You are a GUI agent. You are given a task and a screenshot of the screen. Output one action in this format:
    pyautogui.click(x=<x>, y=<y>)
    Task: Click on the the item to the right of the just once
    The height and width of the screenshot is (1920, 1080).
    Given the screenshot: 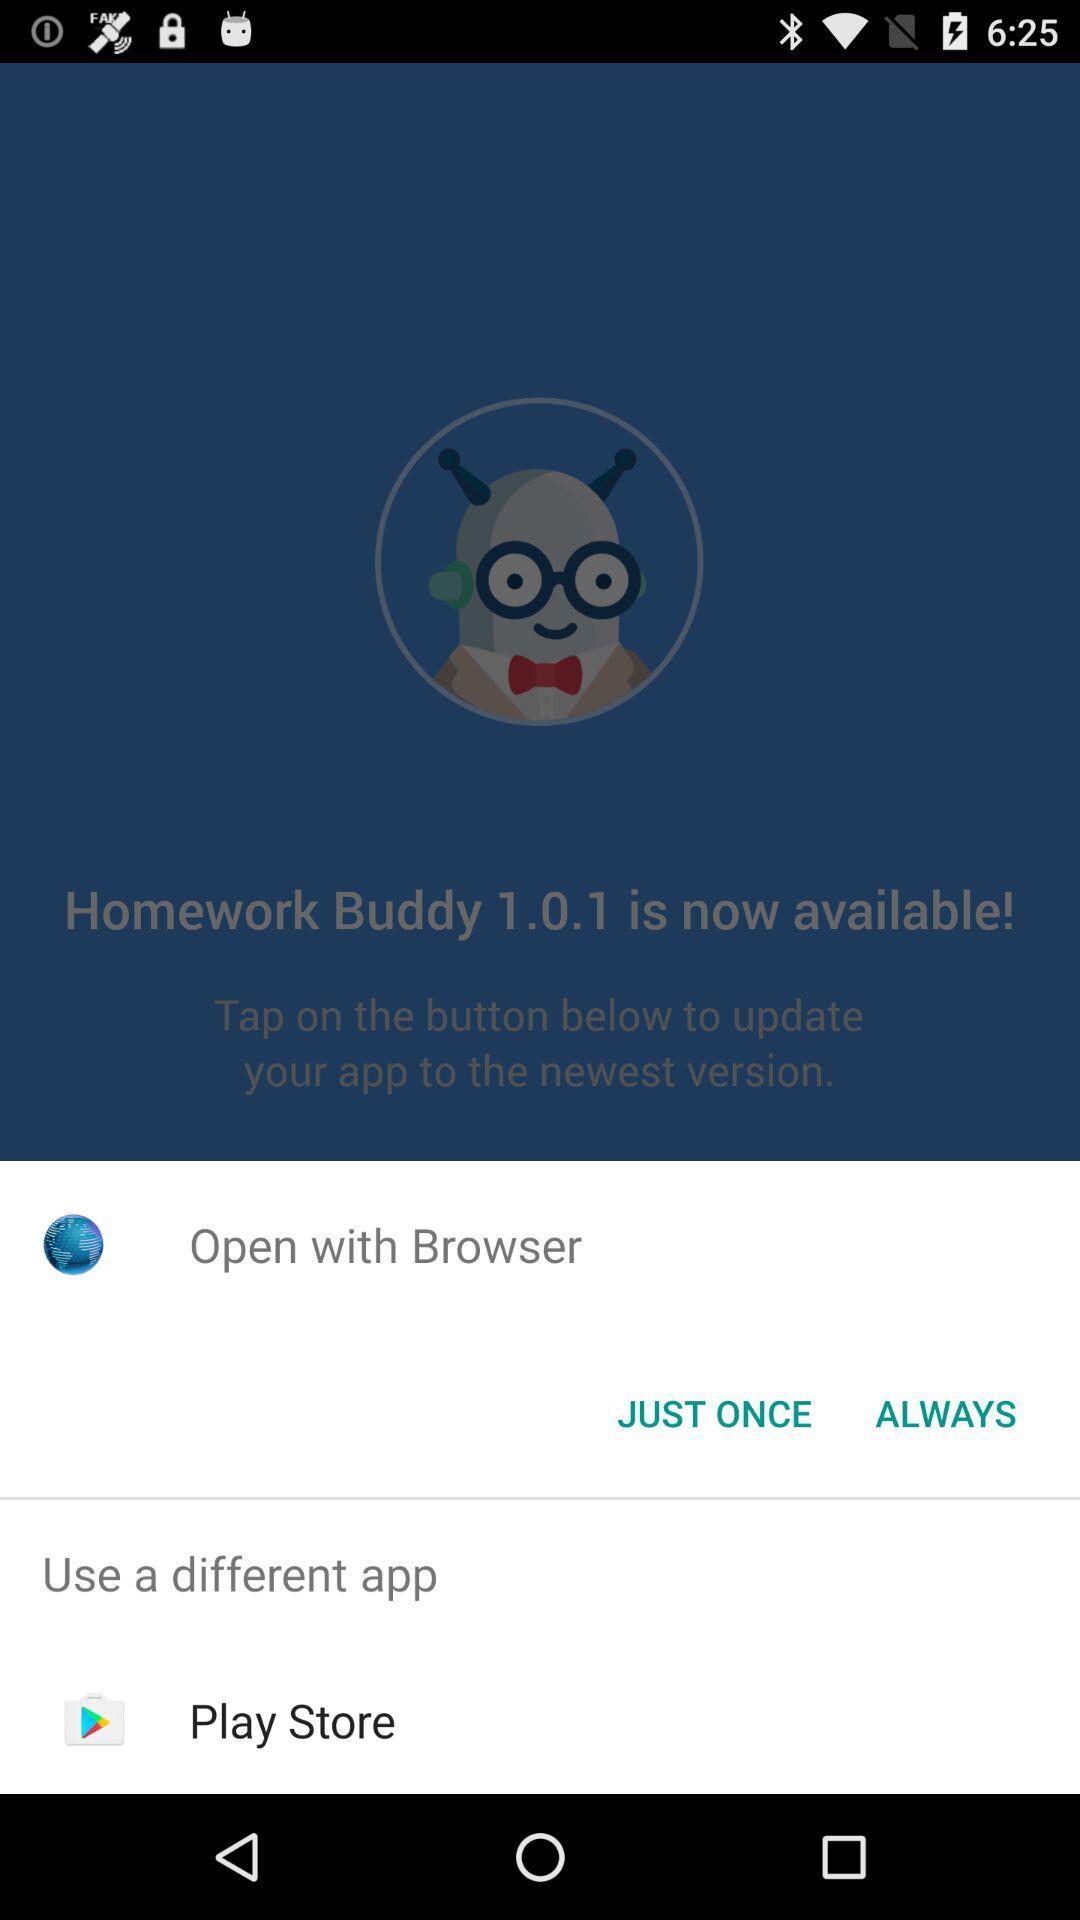 What is the action you would take?
    pyautogui.click(x=945, y=1411)
    